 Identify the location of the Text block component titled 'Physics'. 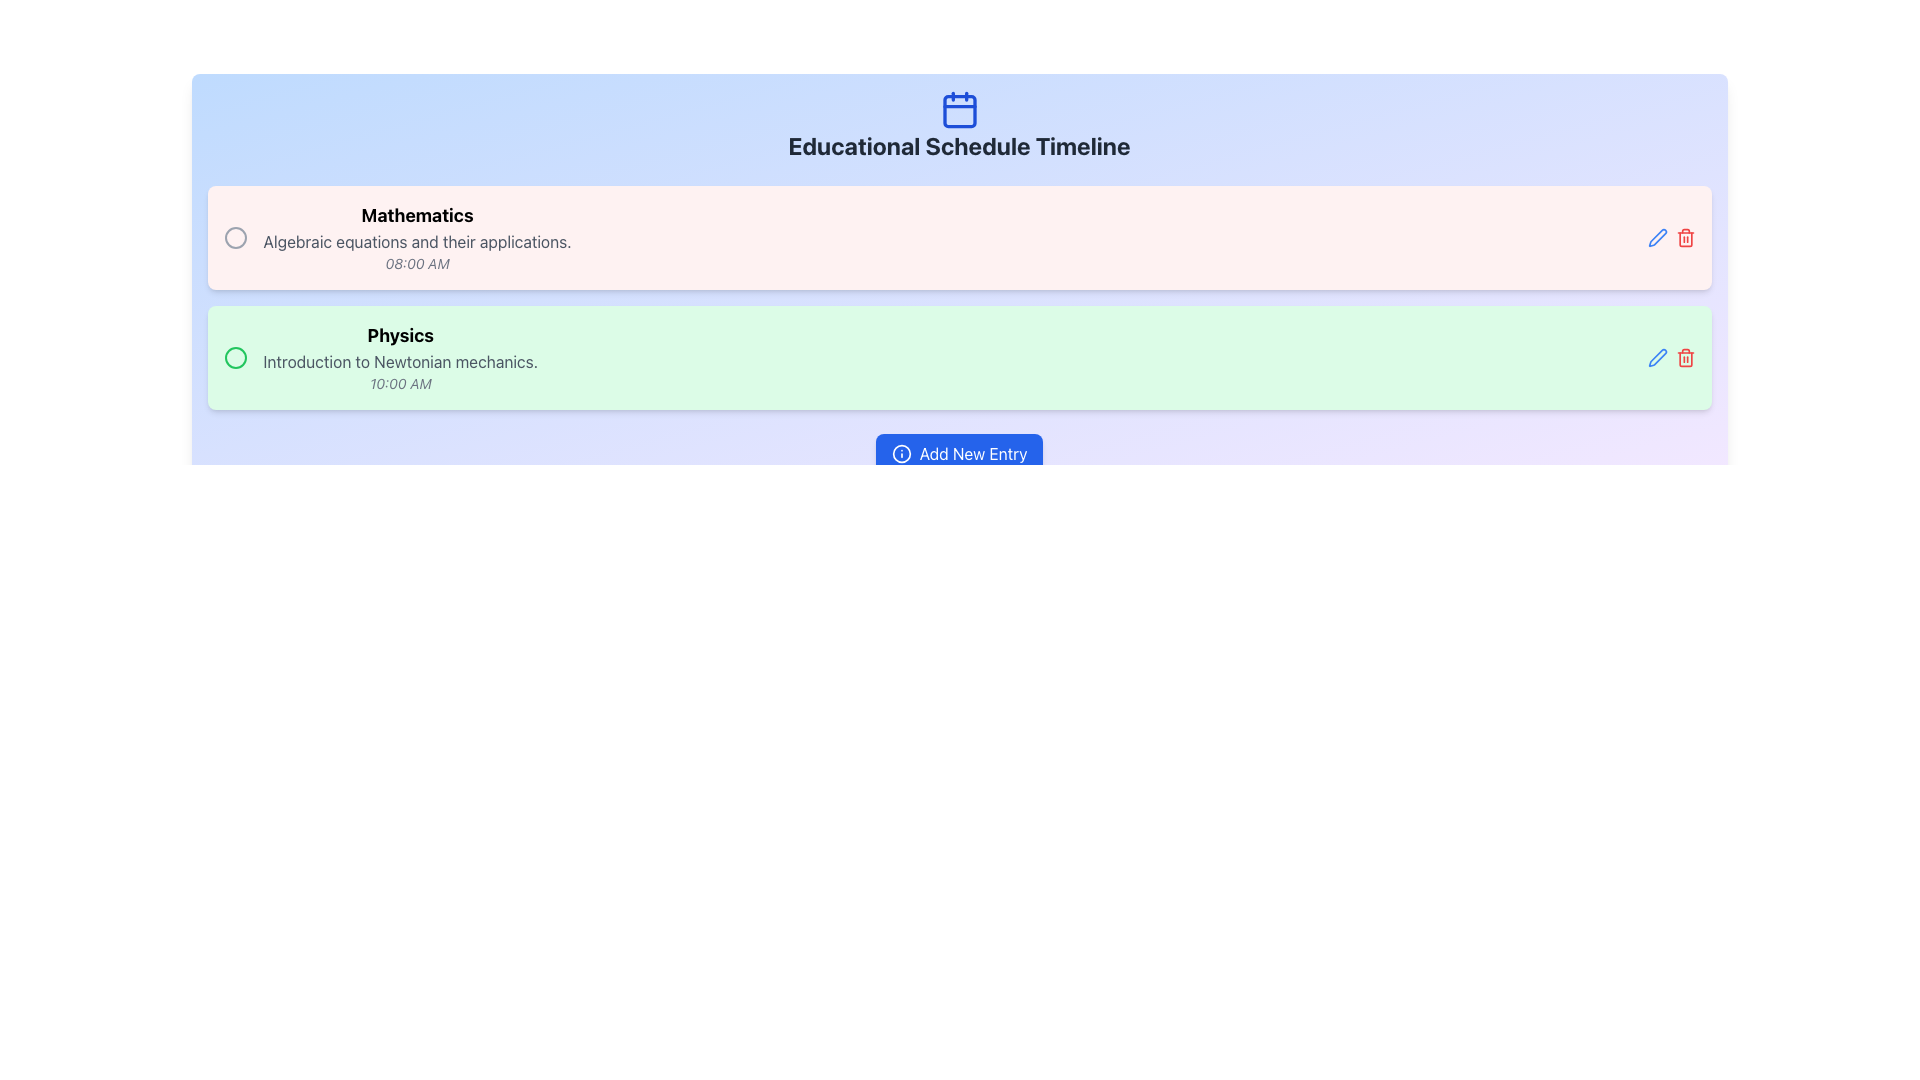
(400, 357).